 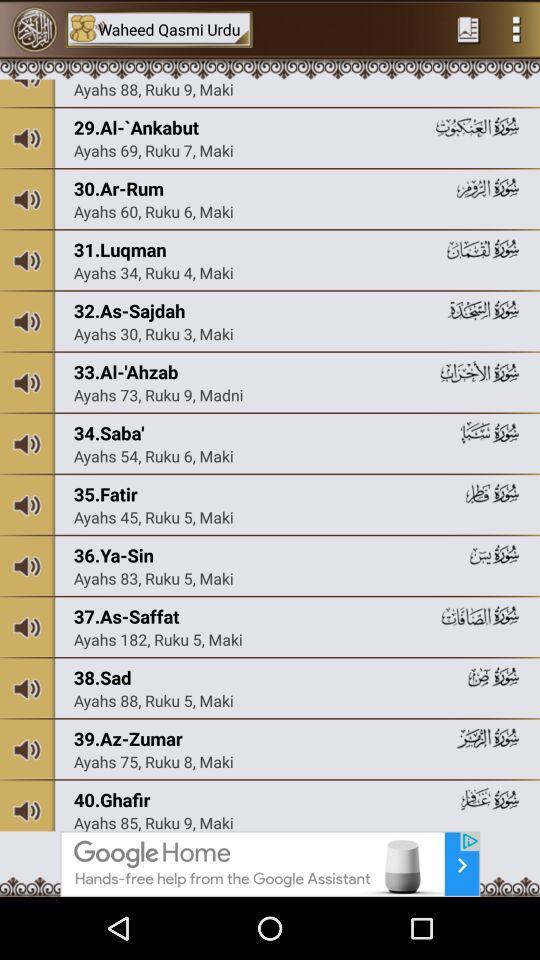 I want to click on the more icon, so click(x=516, y=30).